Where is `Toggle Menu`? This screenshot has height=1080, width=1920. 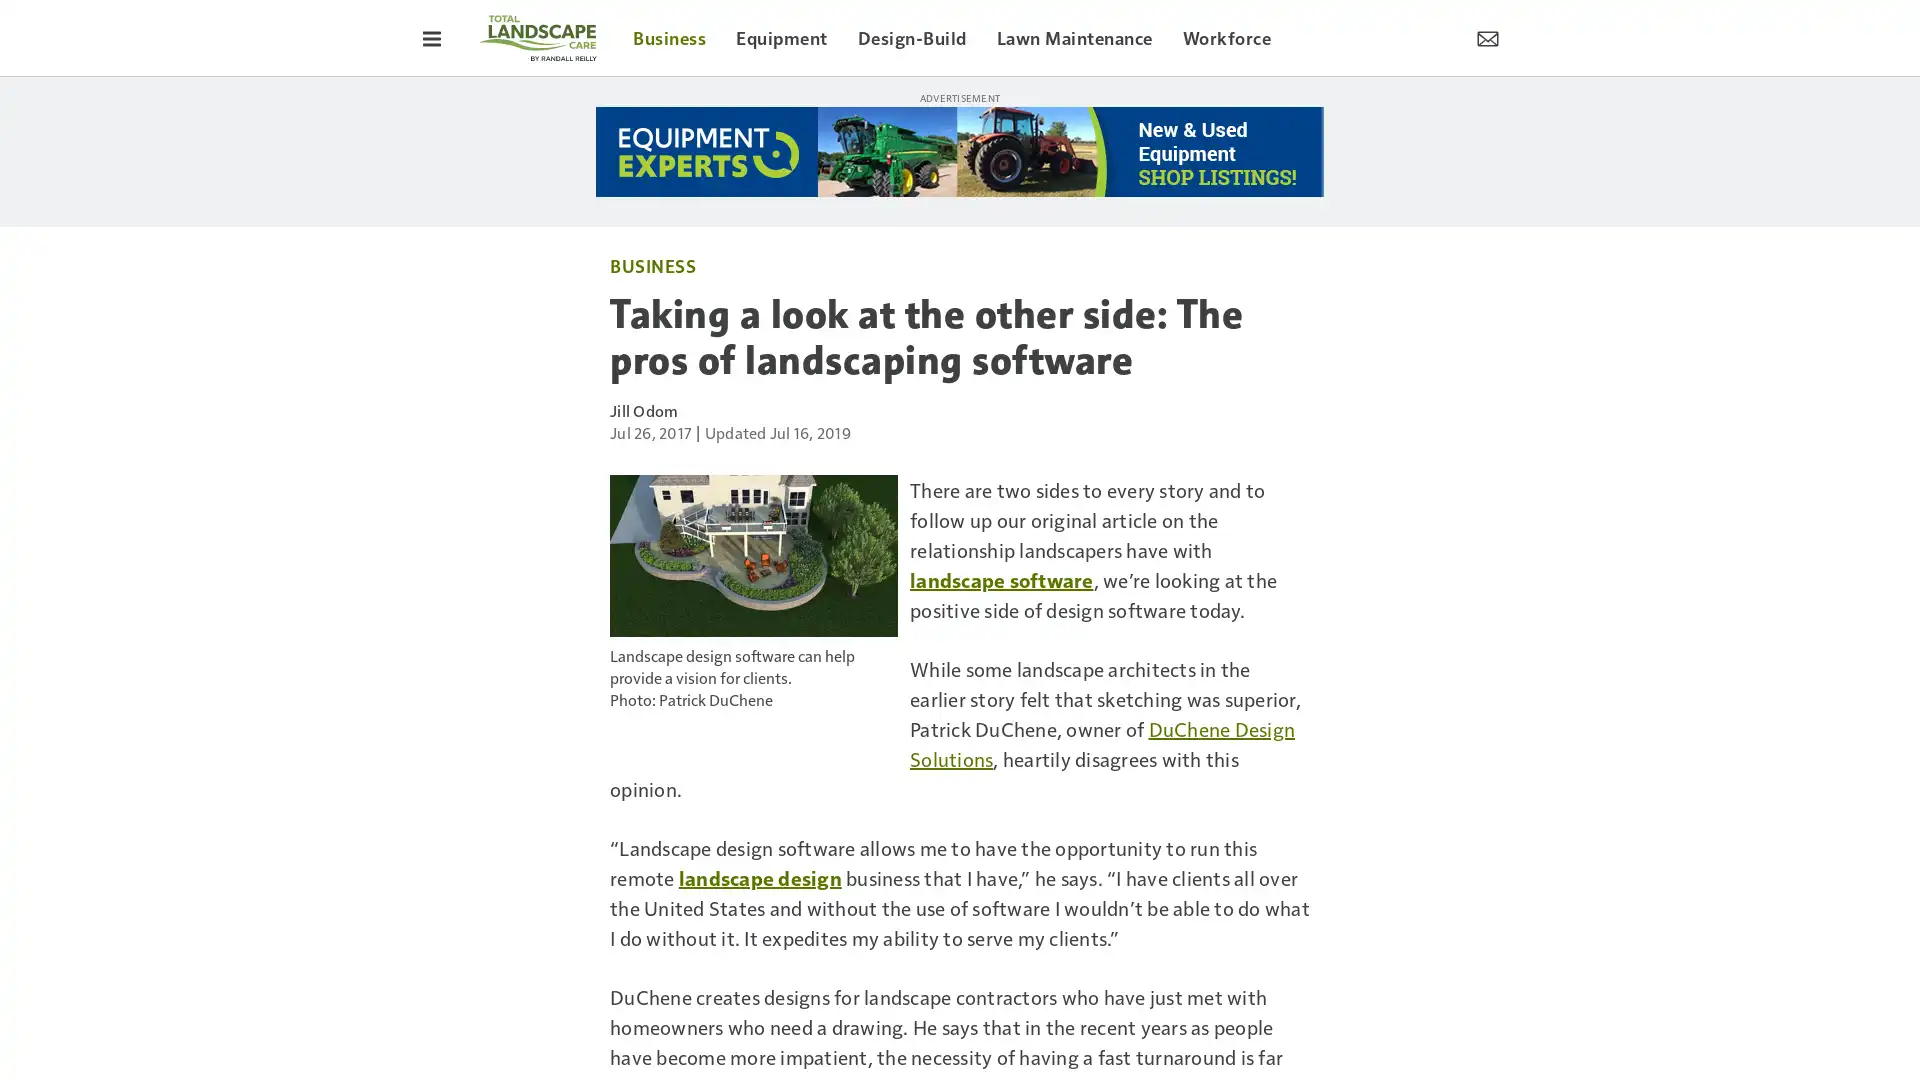
Toggle Menu is located at coordinates (431, 37).